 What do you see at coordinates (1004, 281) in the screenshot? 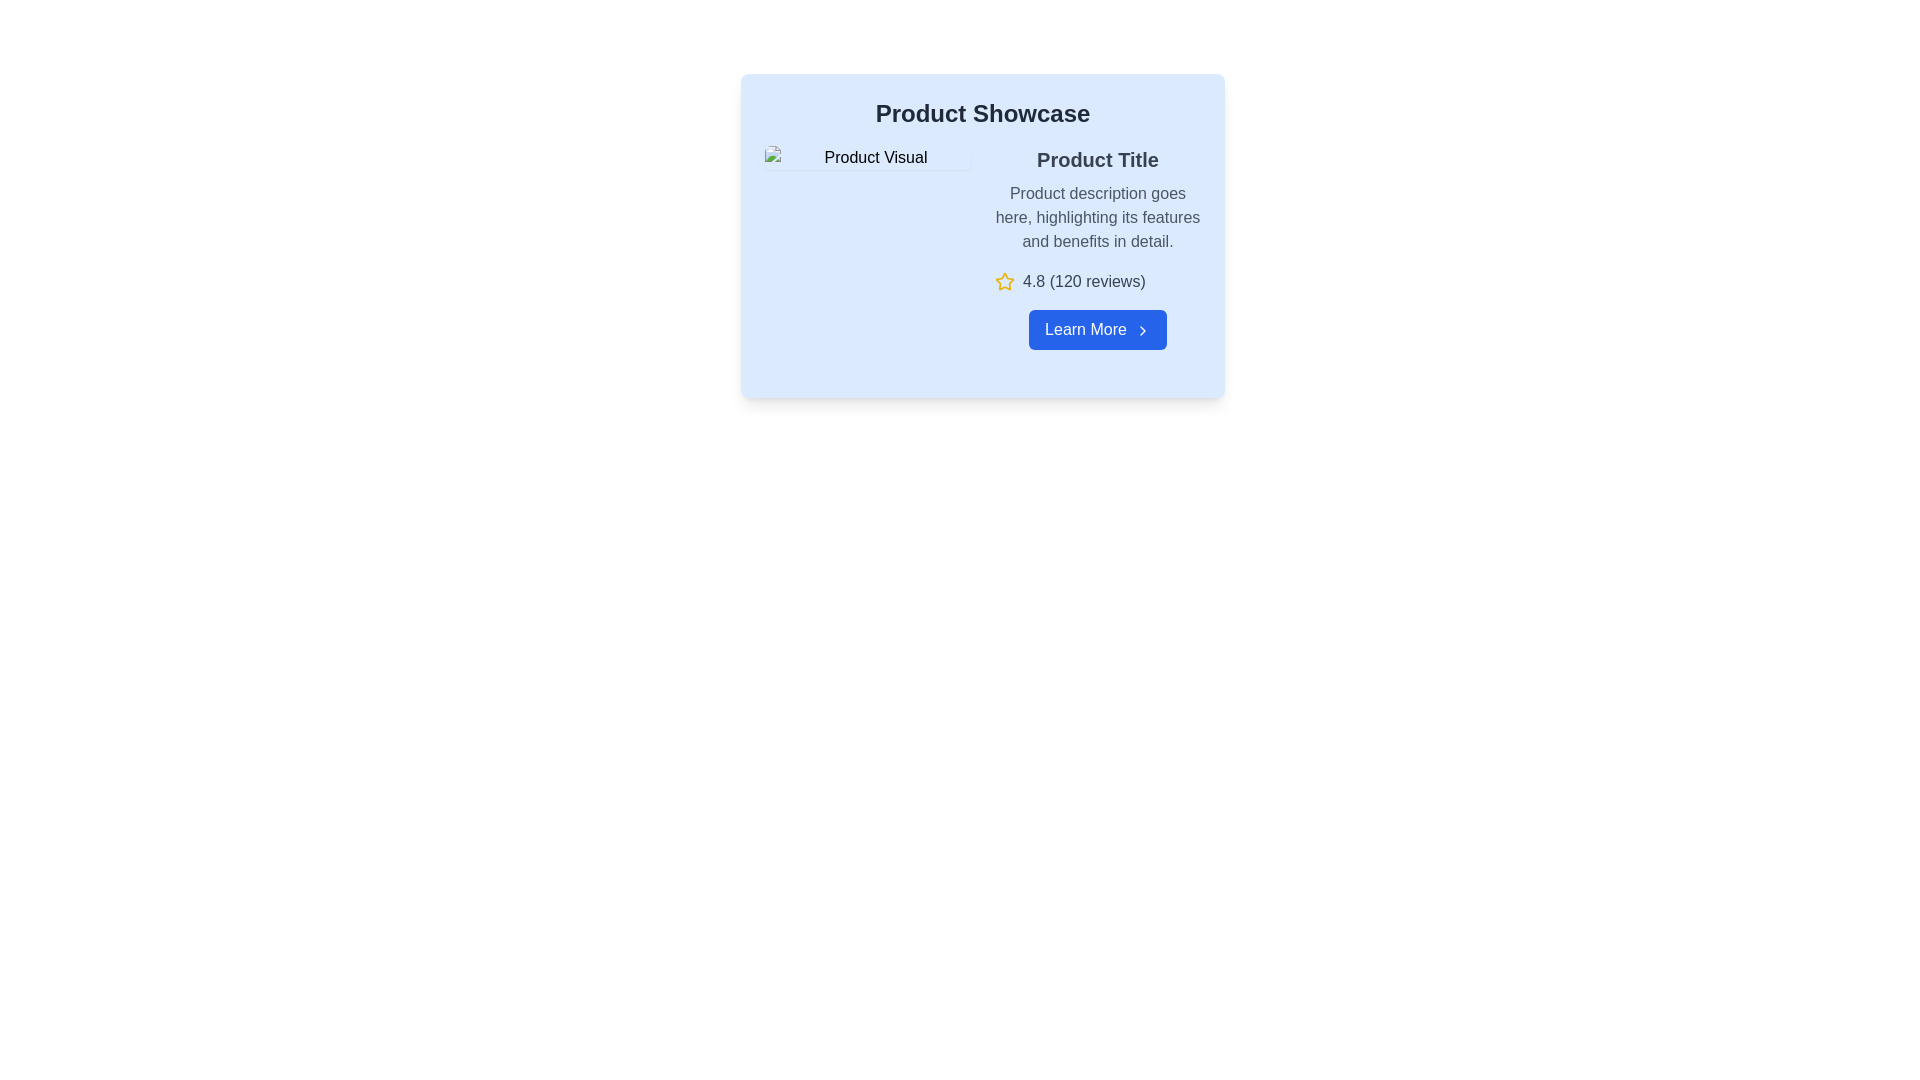
I see `the star icon that represents the rating, located in the lower-left part of the card, next to '4.8 (120 reviews)'` at bounding box center [1004, 281].